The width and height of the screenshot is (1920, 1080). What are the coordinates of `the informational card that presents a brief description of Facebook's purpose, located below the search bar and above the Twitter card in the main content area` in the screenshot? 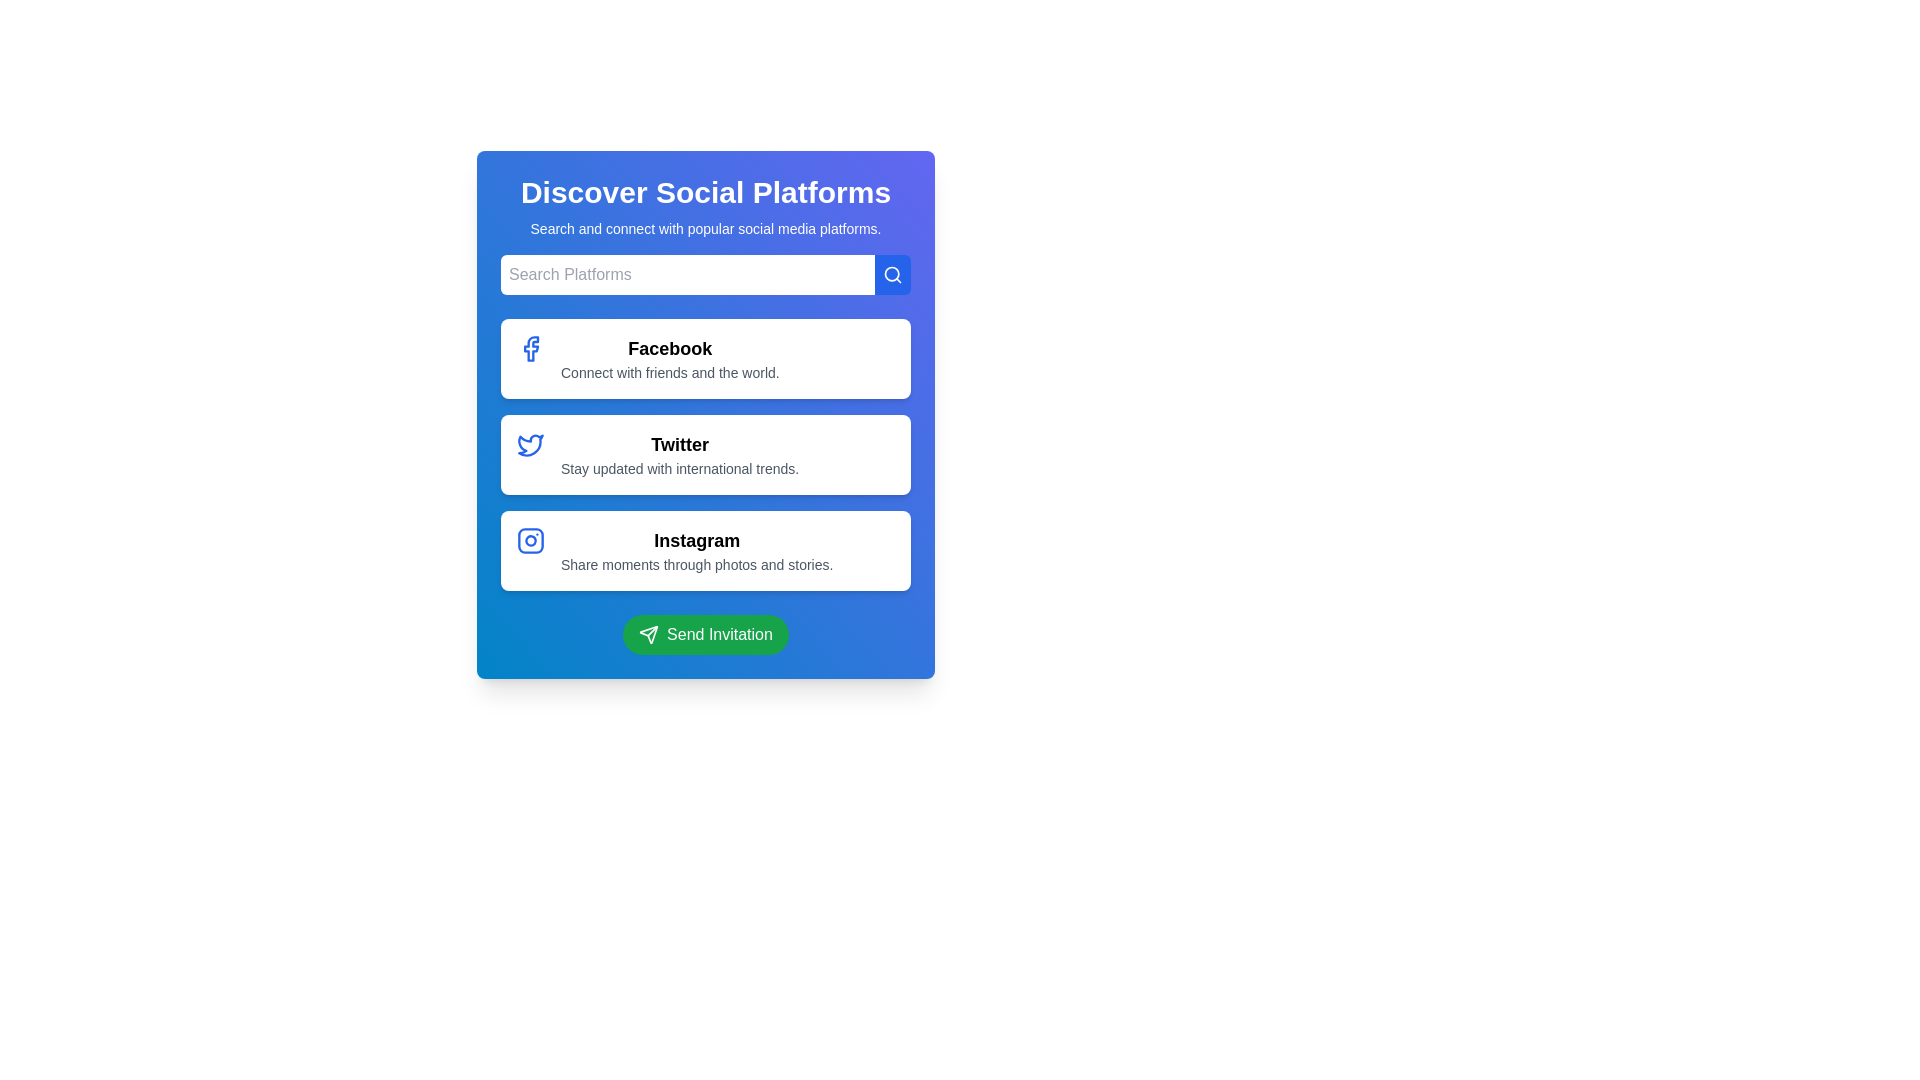 It's located at (705, 357).